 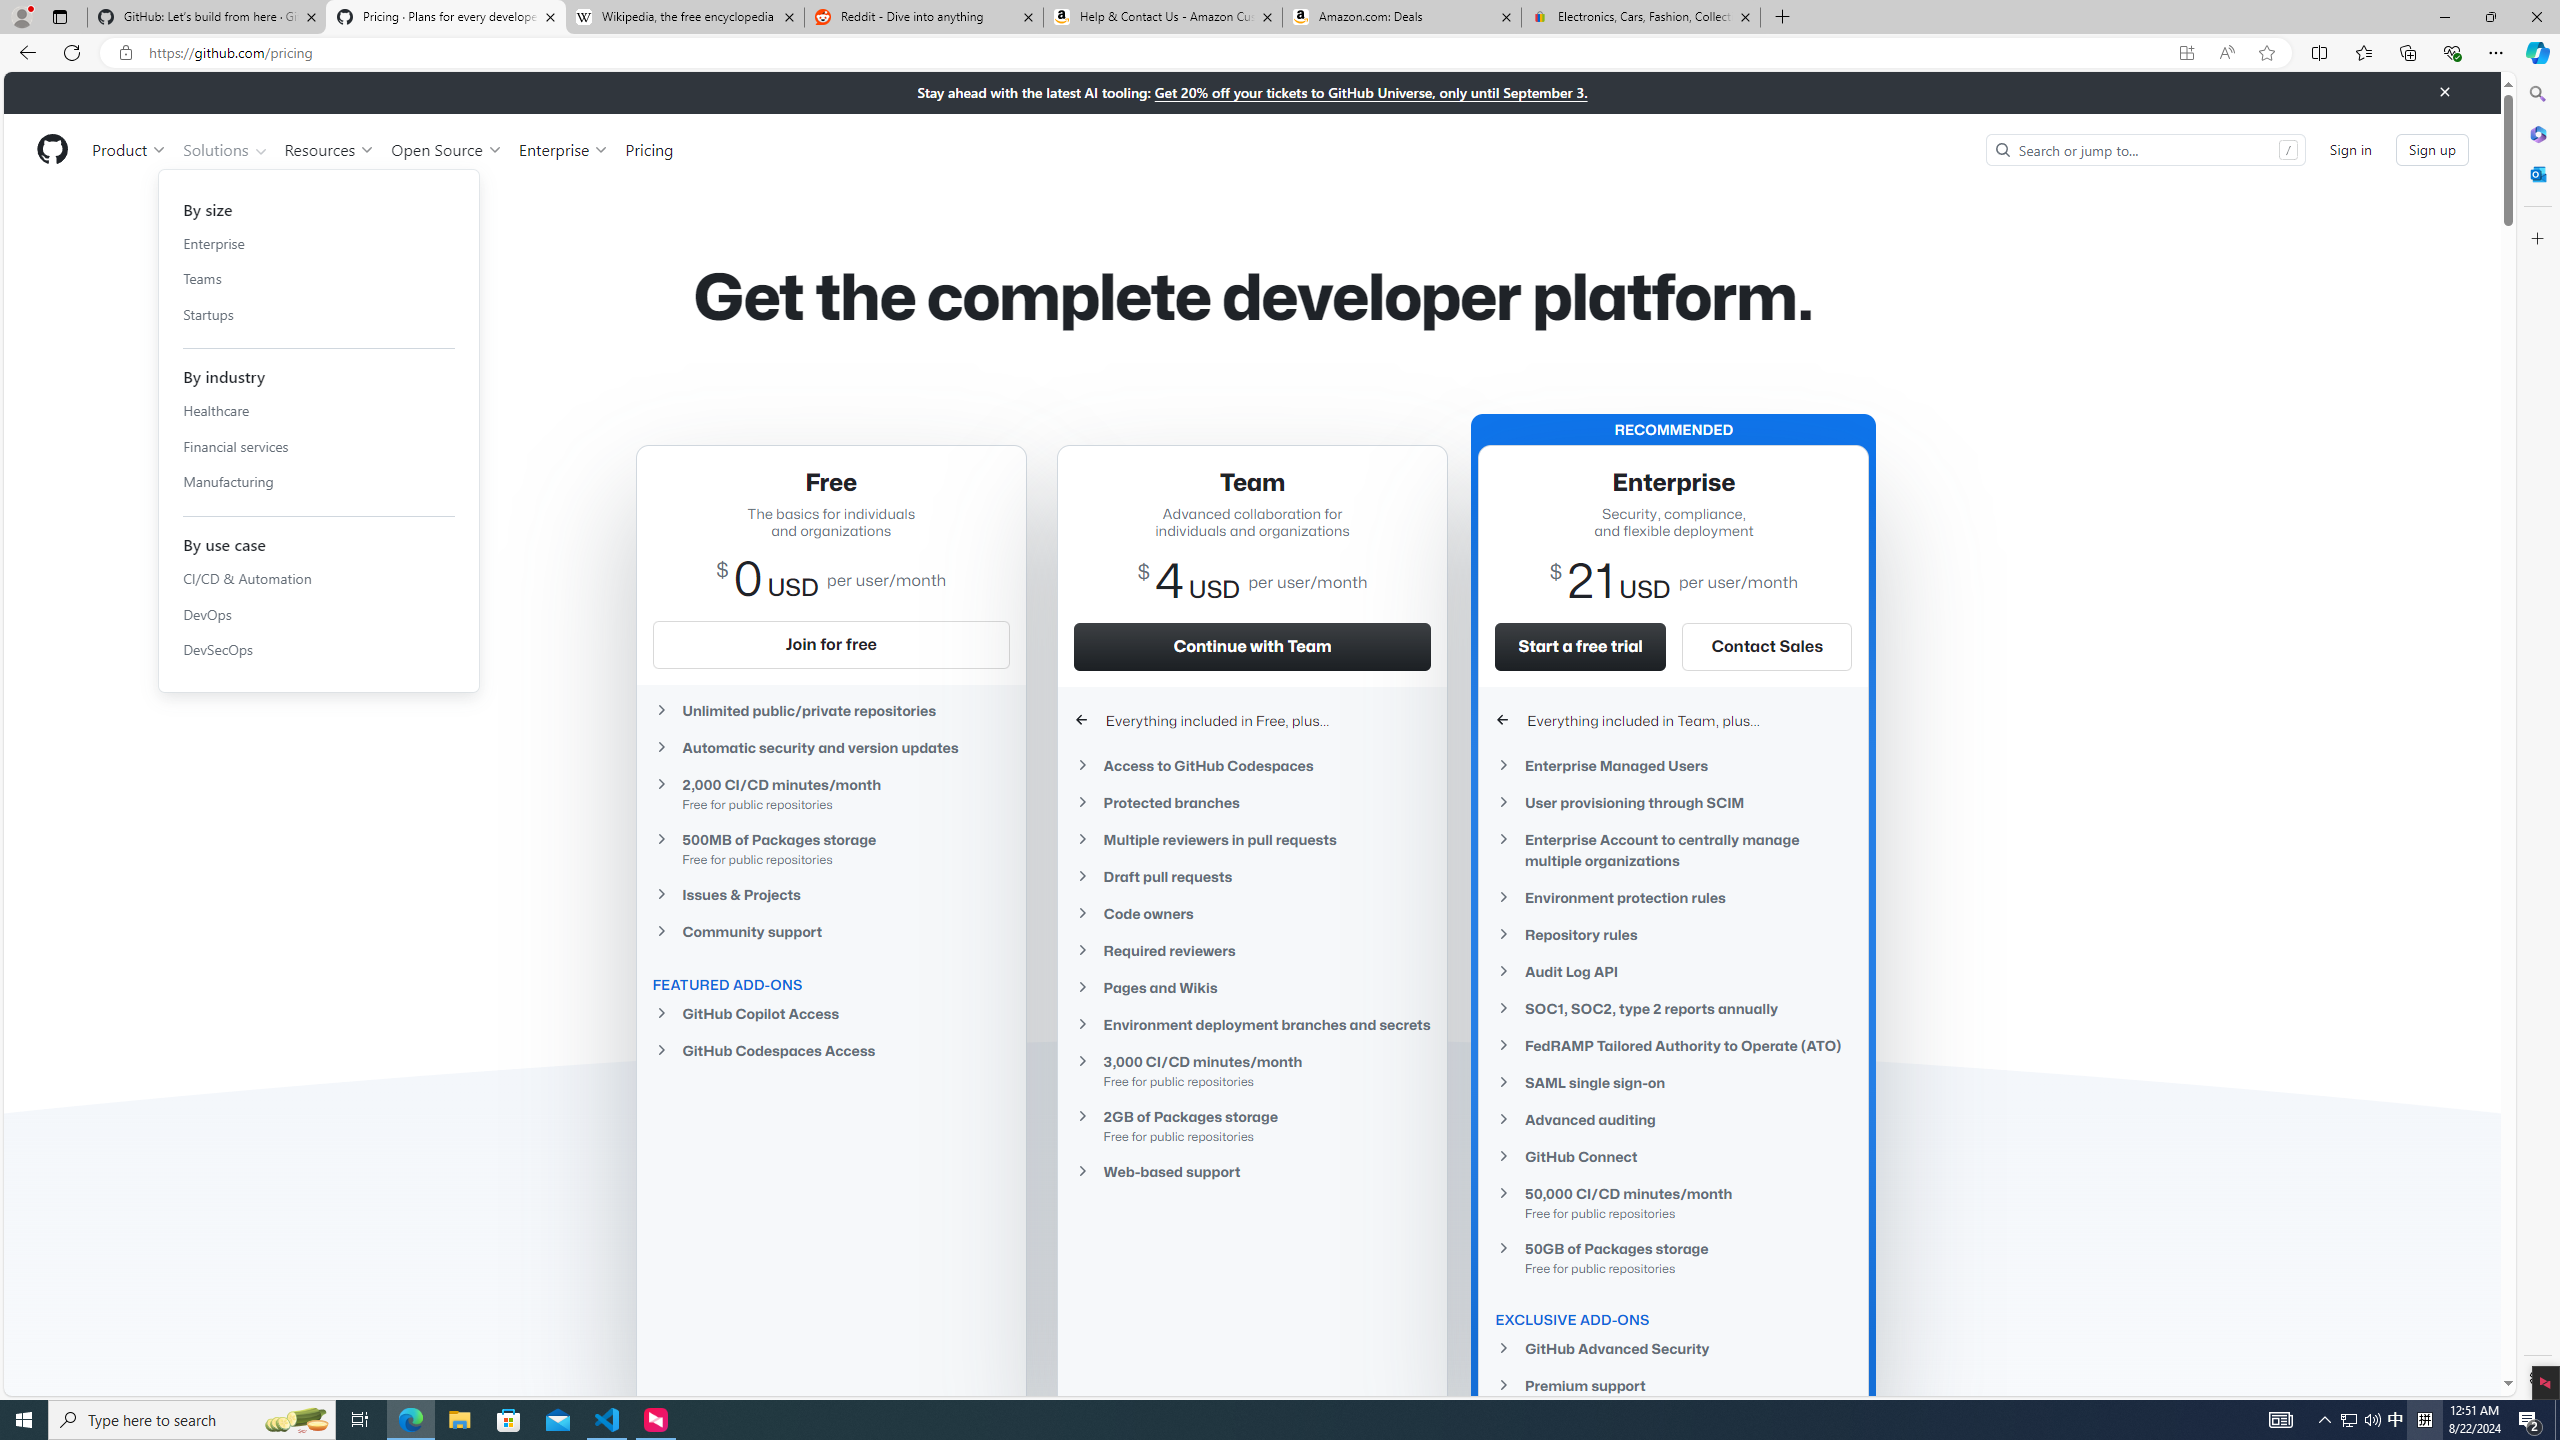 What do you see at coordinates (1674, 801) in the screenshot?
I see `'User provisioning through SCIM'` at bounding box center [1674, 801].